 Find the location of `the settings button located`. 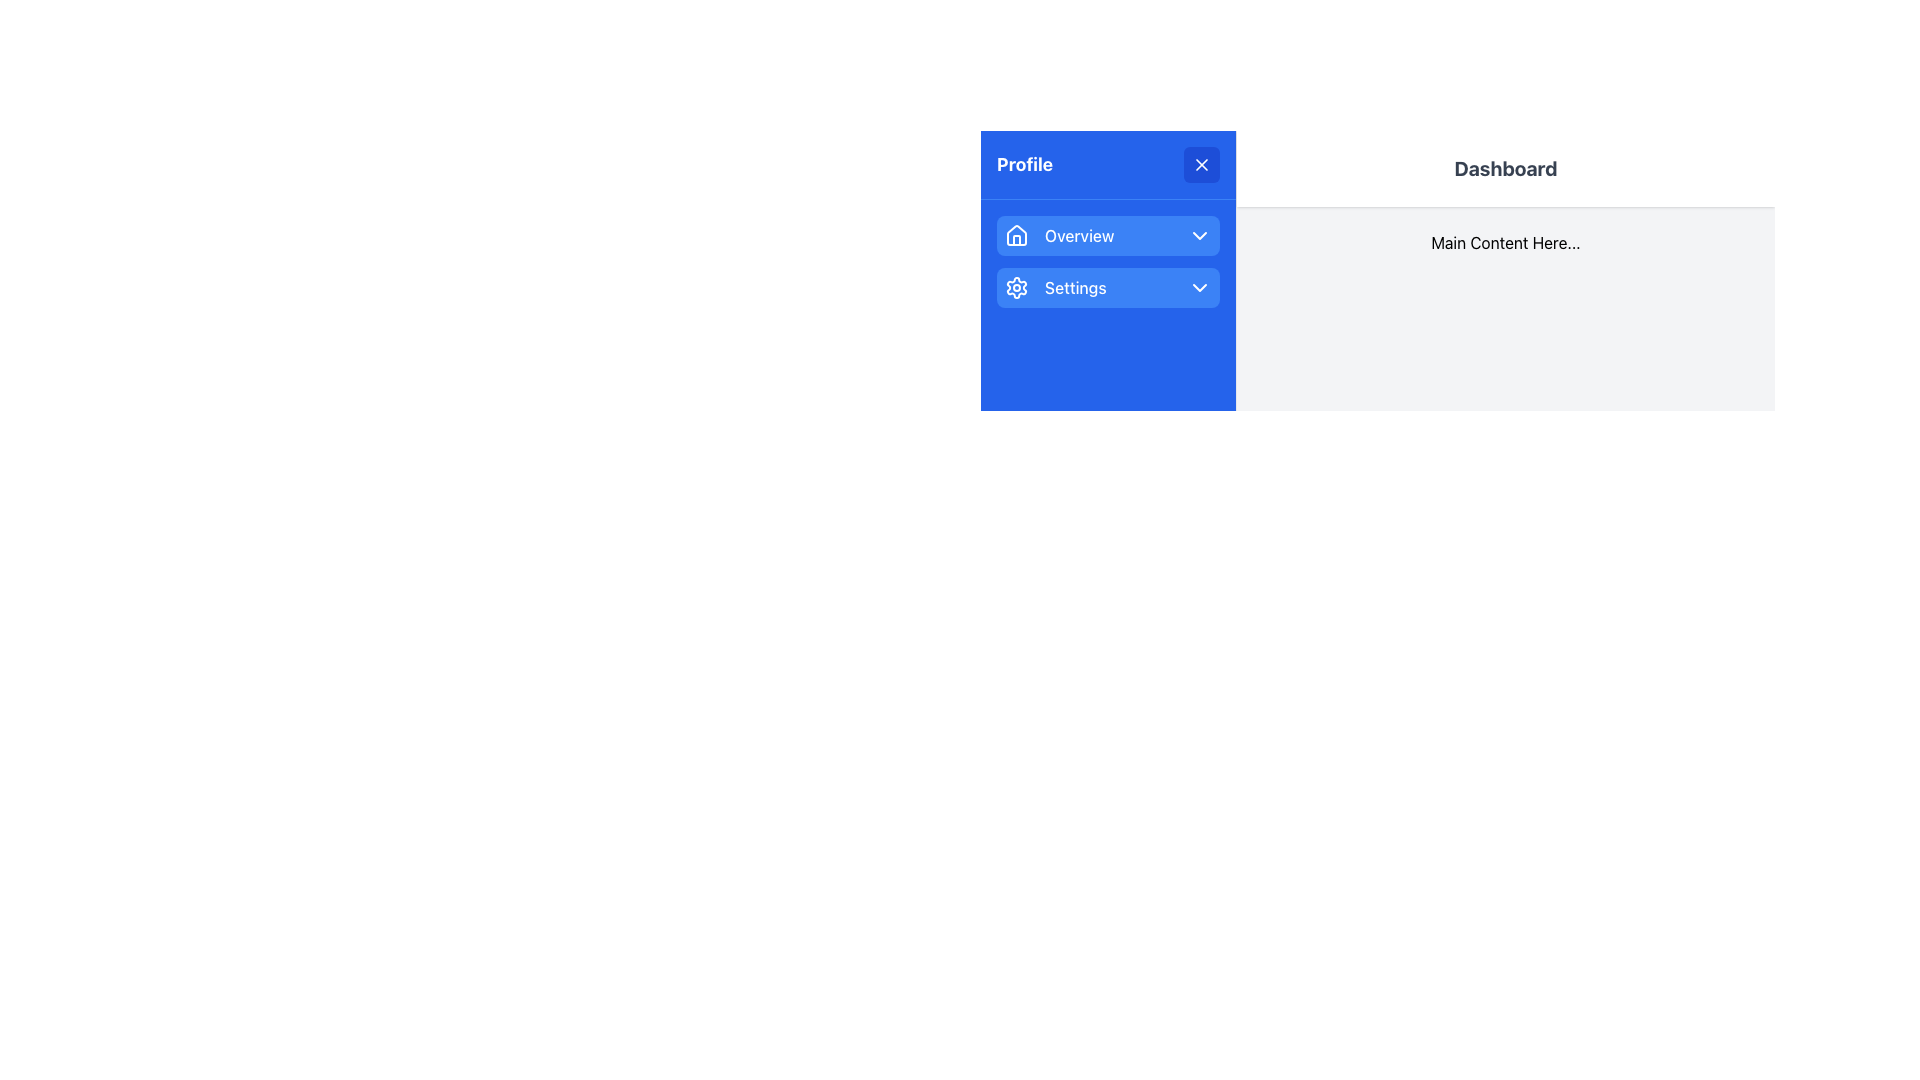

the settings button located is located at coordinates (1107, 288).